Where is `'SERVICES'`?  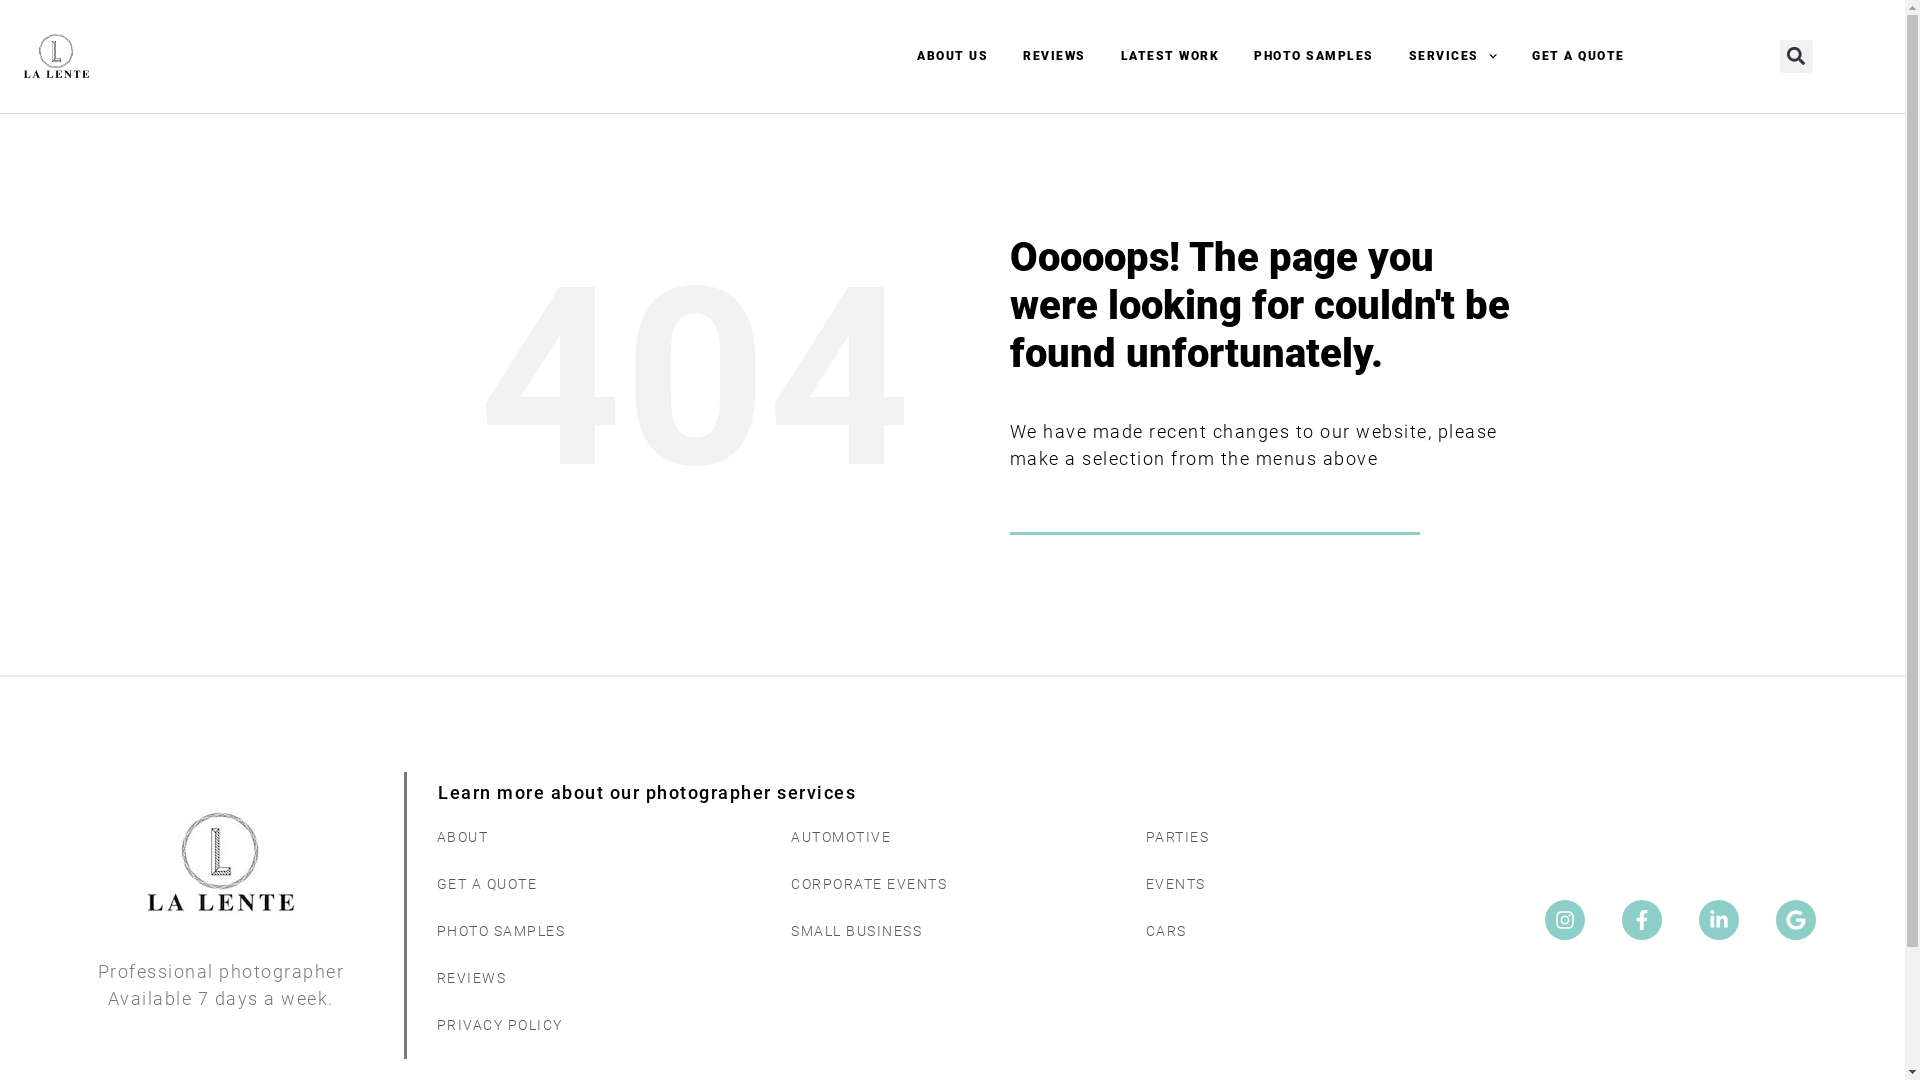
'SERVICES' is located at coordinates (1453, 55).